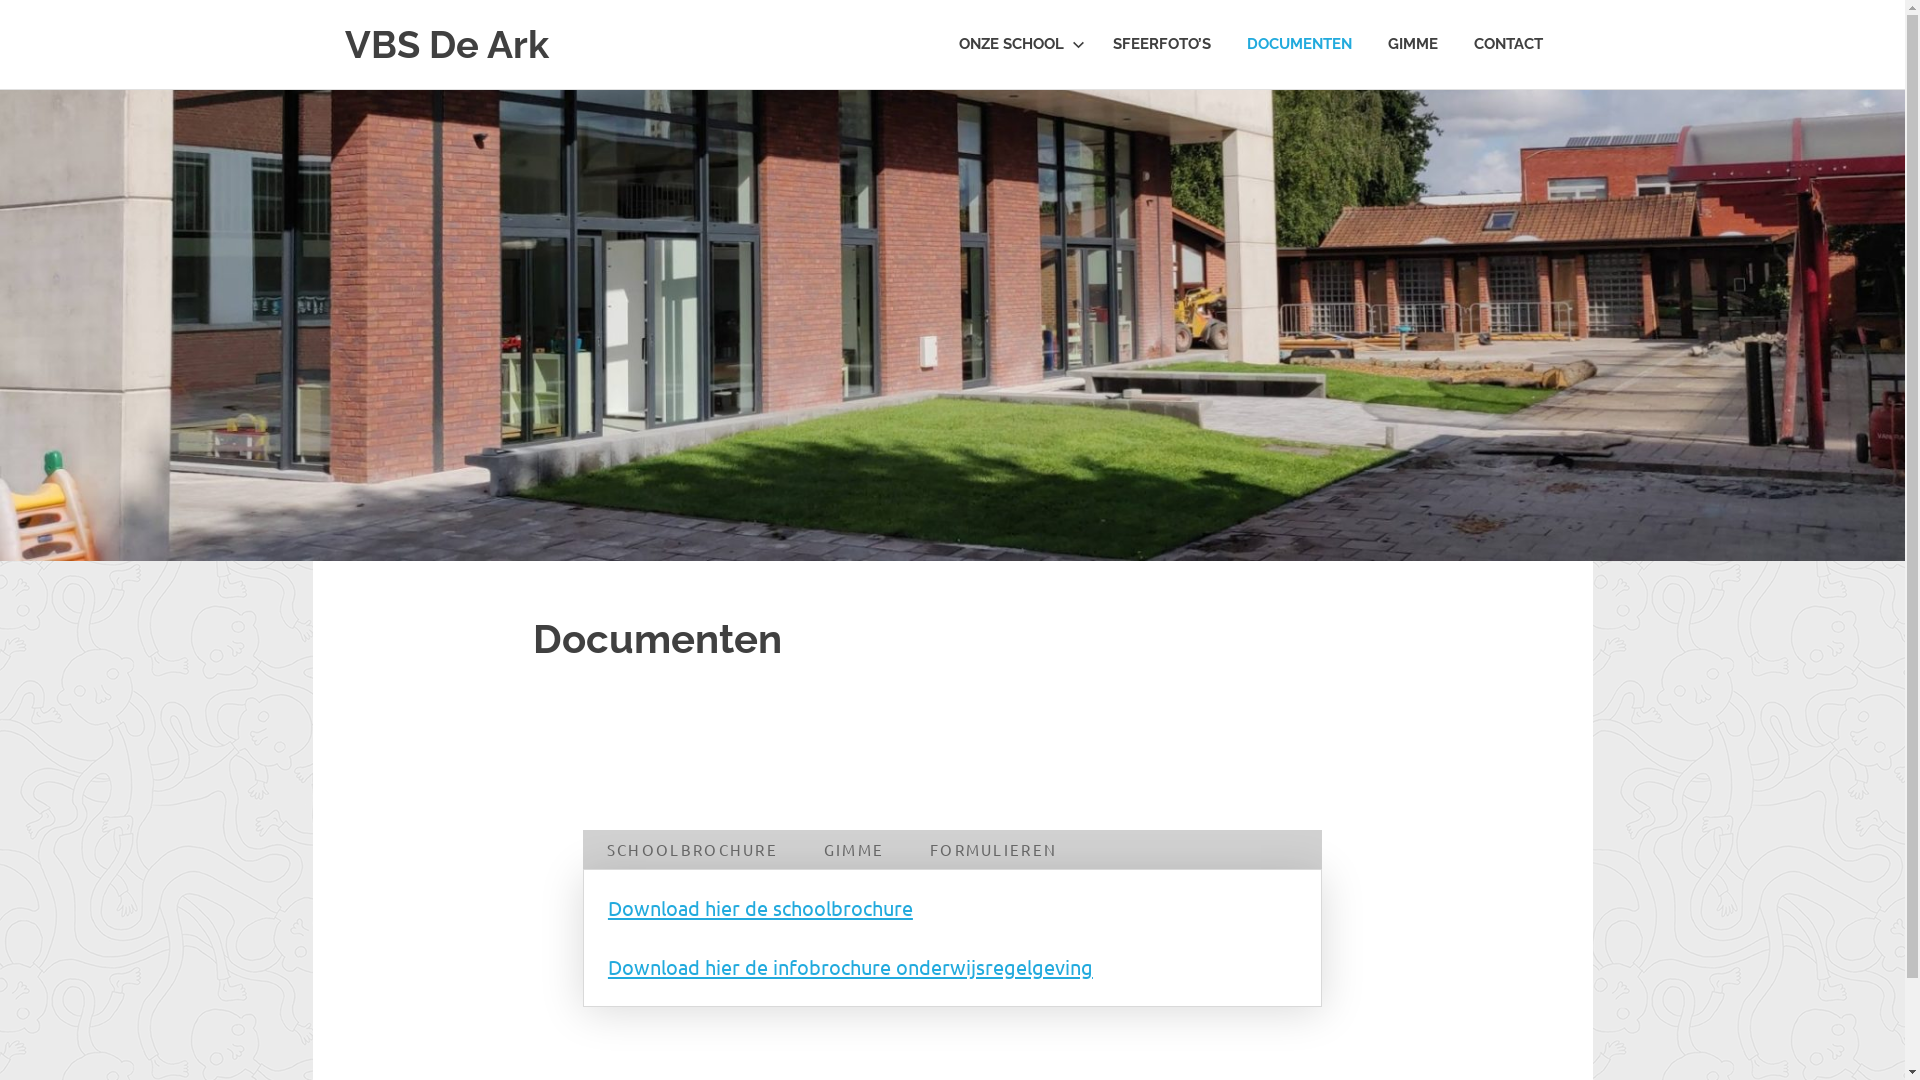  What do you see at coordinates (1298, 44) in the screenshot?
I see `'DOCUMENTEN'` at bounding box center [1298, 44].